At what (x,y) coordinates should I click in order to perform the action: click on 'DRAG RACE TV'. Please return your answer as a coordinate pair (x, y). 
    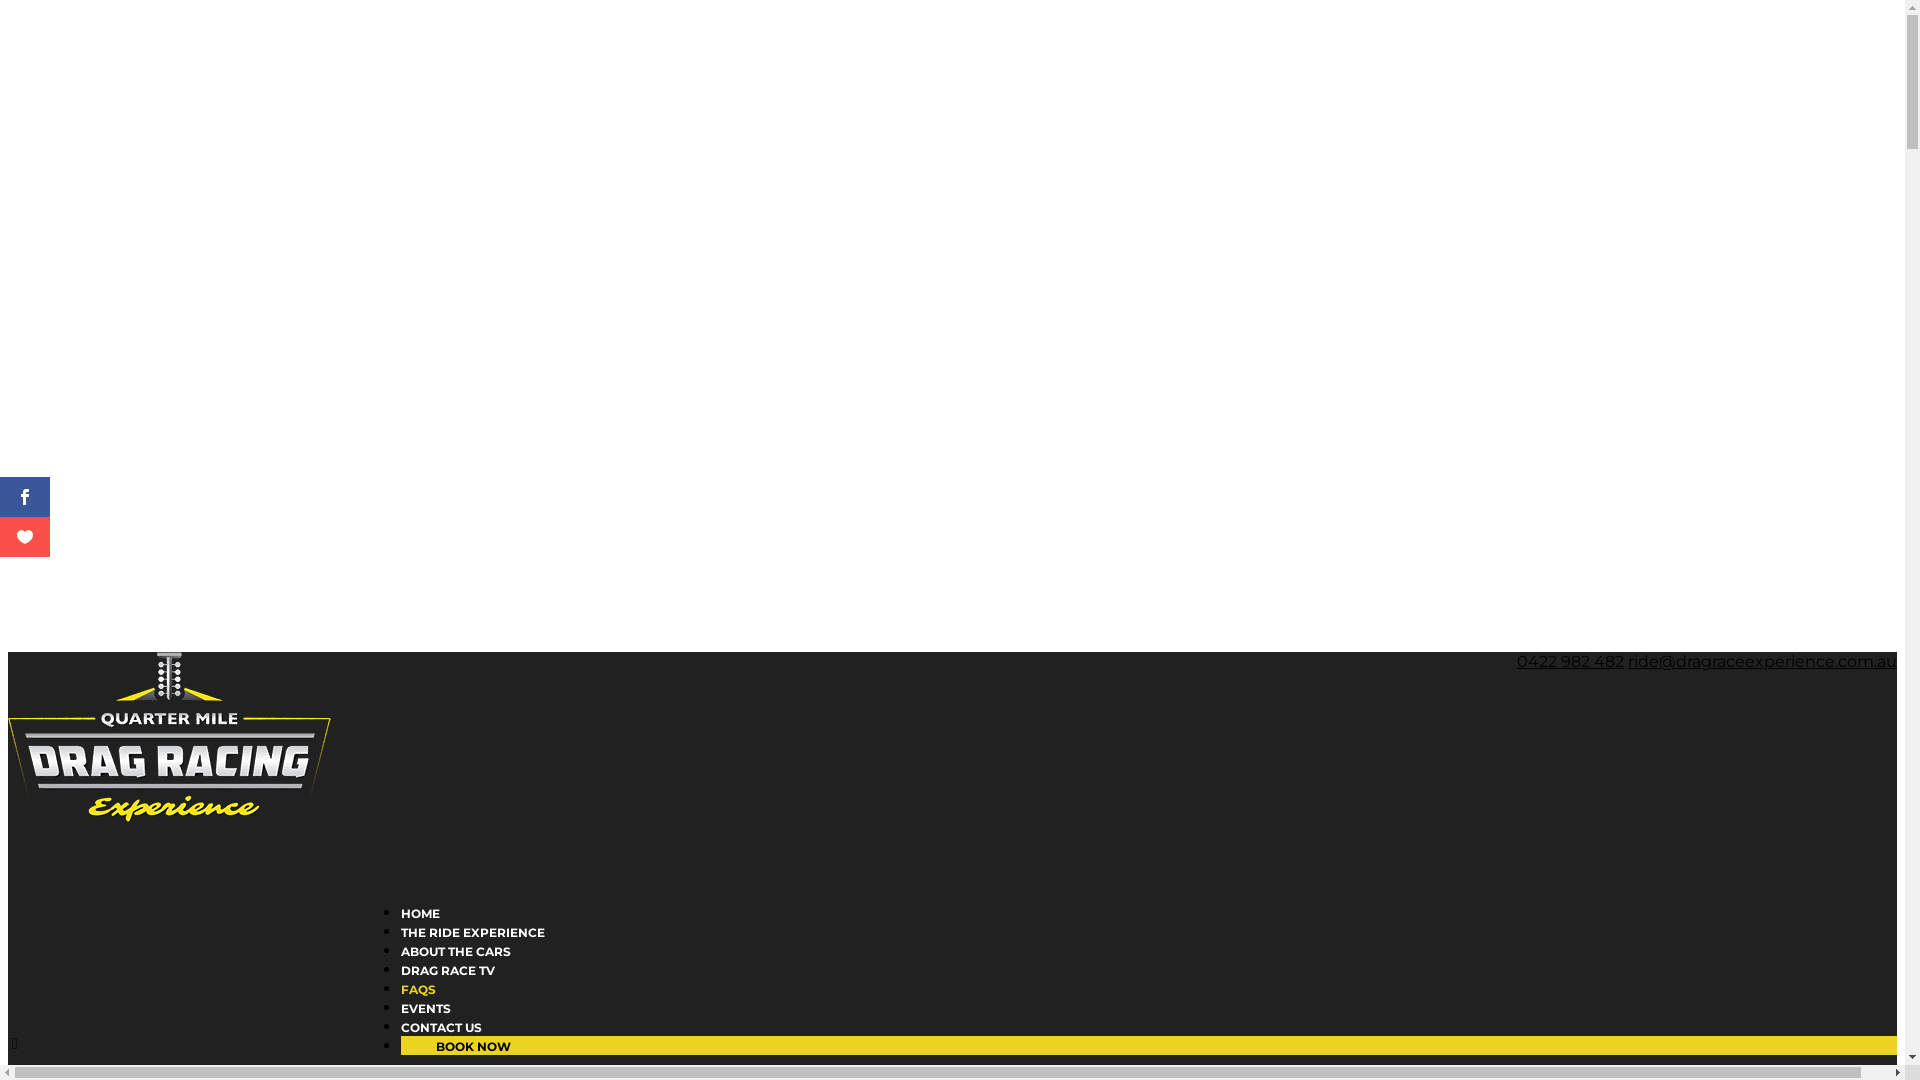
    Looking at the image, I should click on (446, 1000).